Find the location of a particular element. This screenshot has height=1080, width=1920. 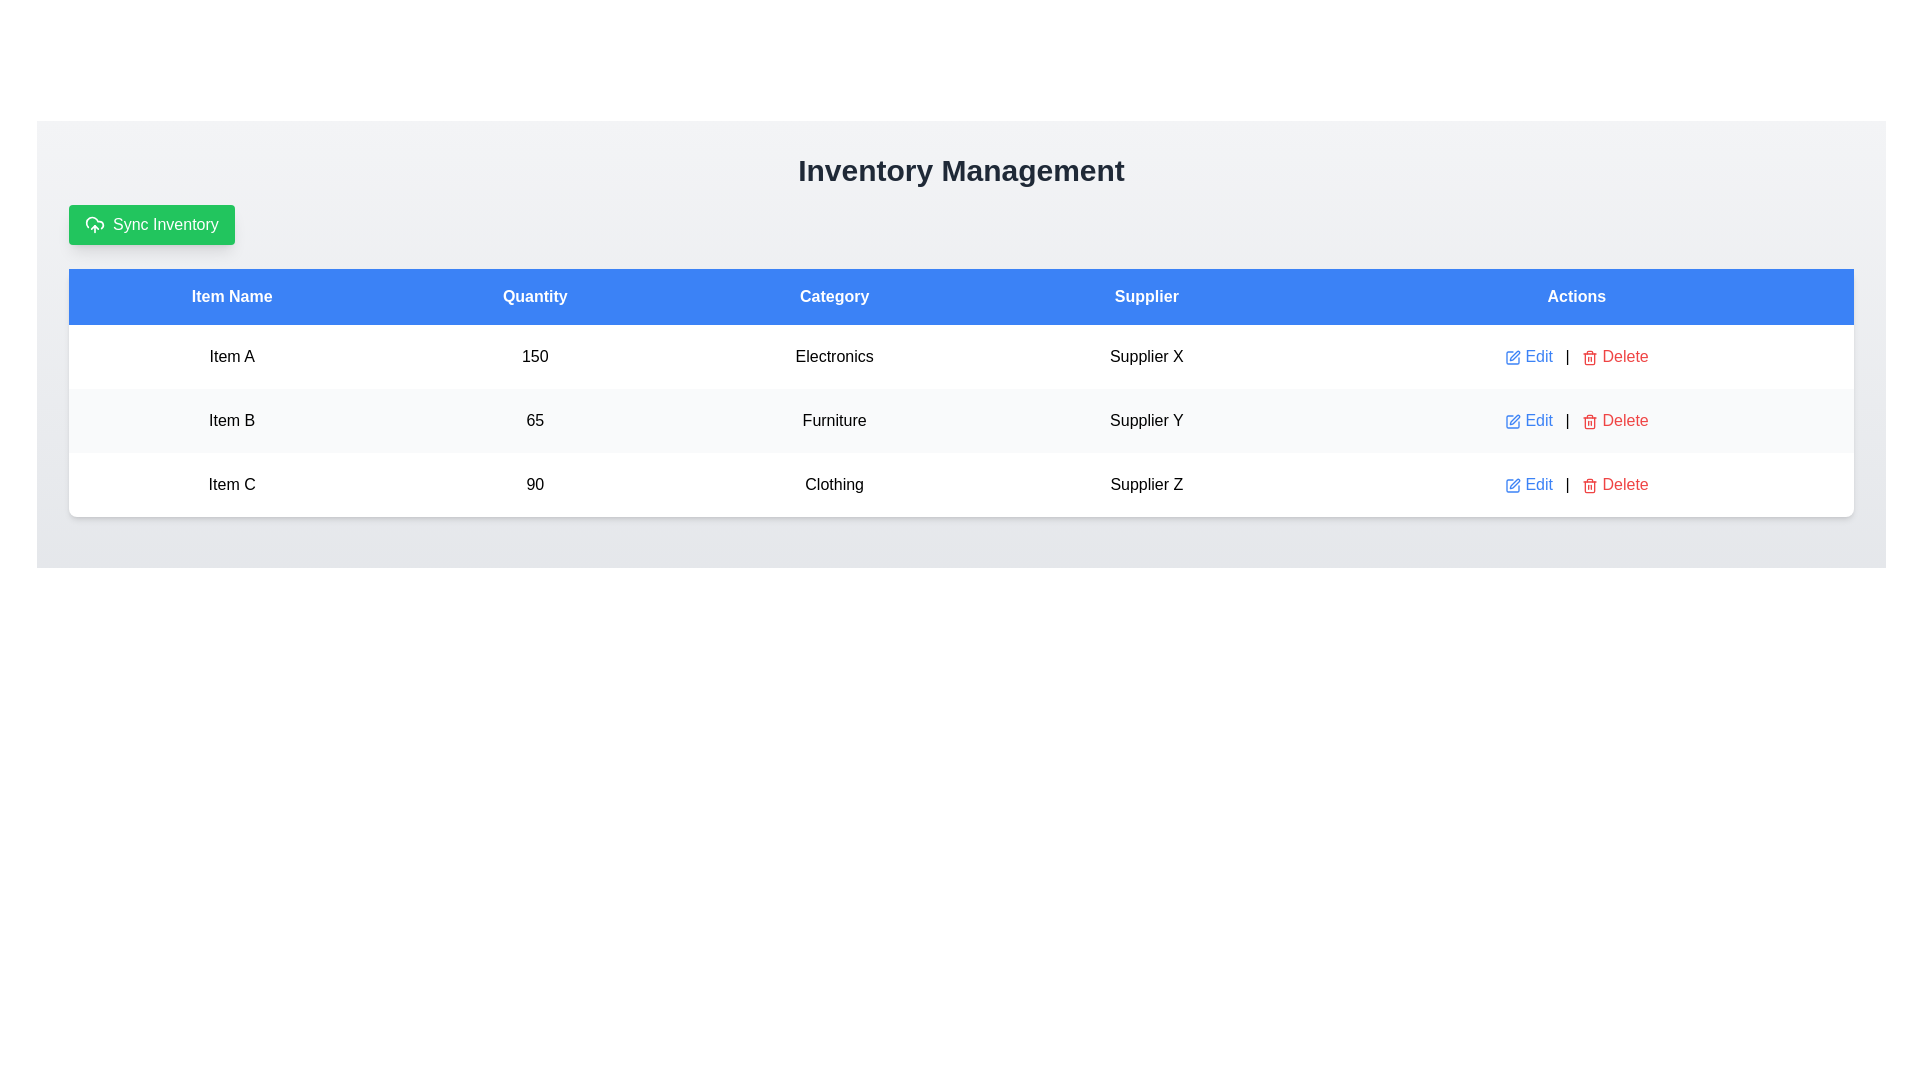

the Table Header Cell labeled 'Category', which is a bold text on a blue background positioned as the third cell in a table header row is located at coordinates (834, 297).